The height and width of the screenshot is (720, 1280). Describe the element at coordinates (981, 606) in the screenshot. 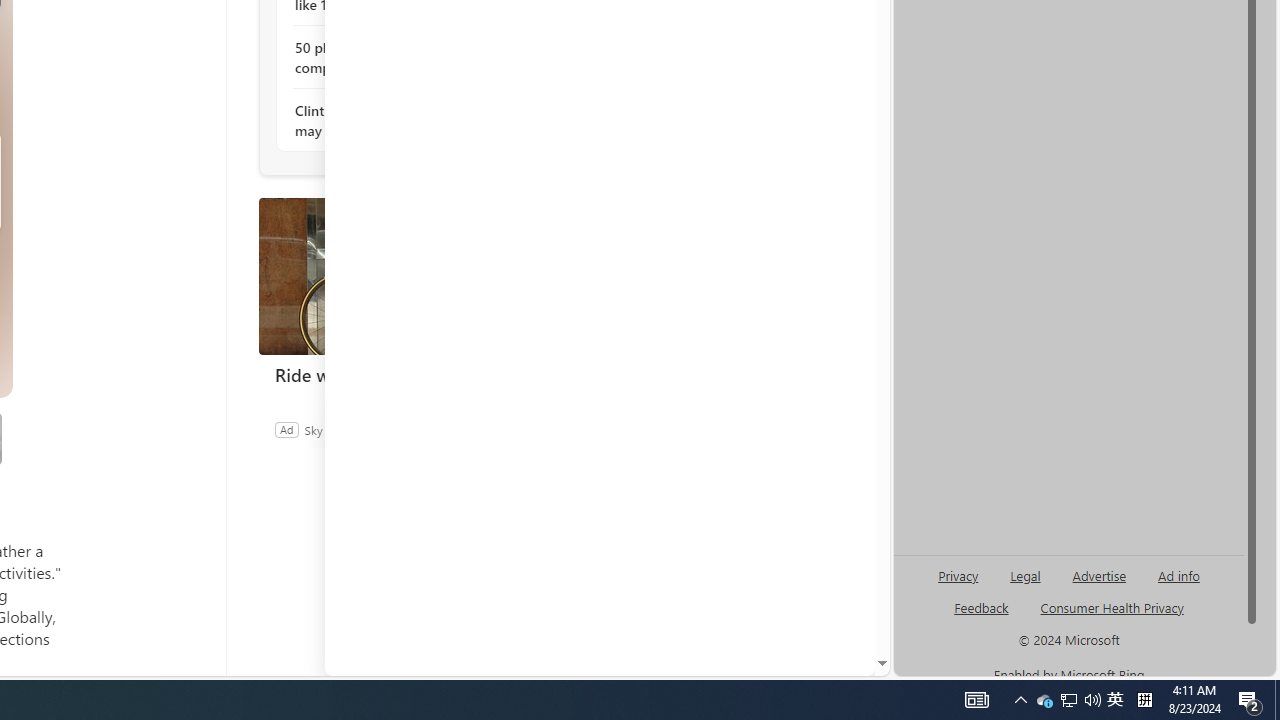

I see `'AutomationID: sb_feedback'` at that location.